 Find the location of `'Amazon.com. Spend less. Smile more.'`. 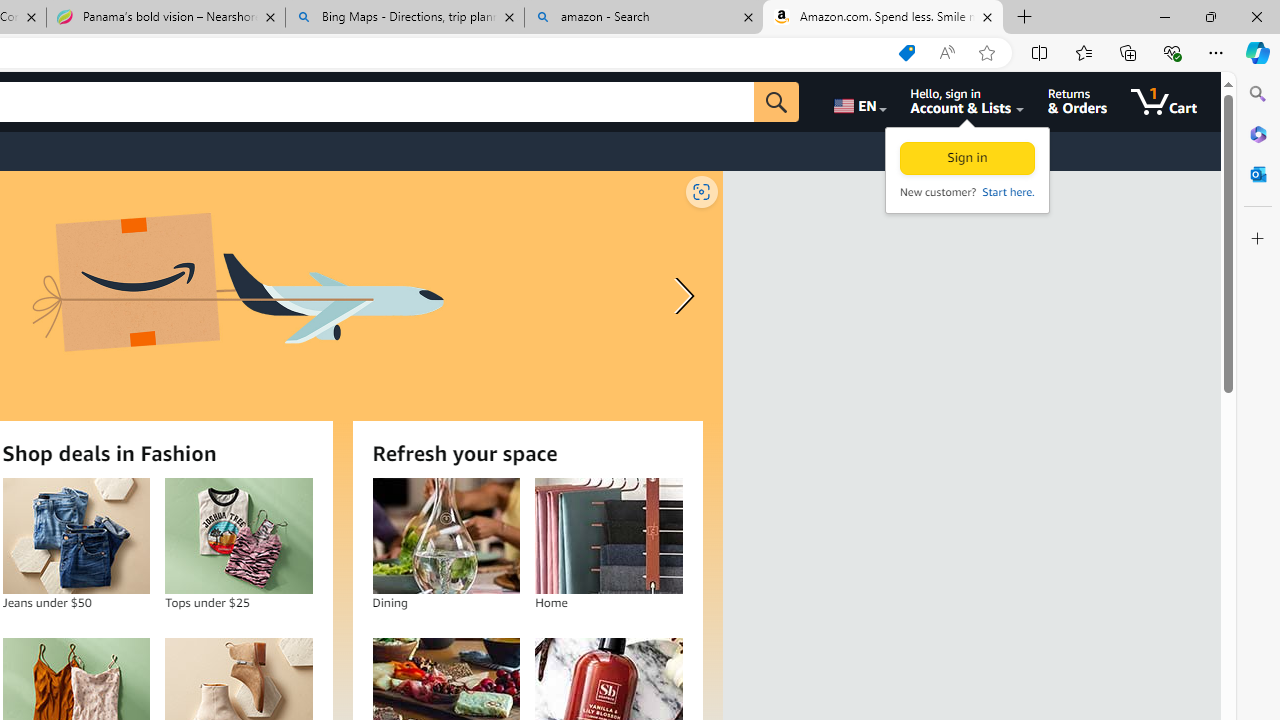

'Amazon.com. Spend less. Smile more.' is located at coordinates (882, 17).